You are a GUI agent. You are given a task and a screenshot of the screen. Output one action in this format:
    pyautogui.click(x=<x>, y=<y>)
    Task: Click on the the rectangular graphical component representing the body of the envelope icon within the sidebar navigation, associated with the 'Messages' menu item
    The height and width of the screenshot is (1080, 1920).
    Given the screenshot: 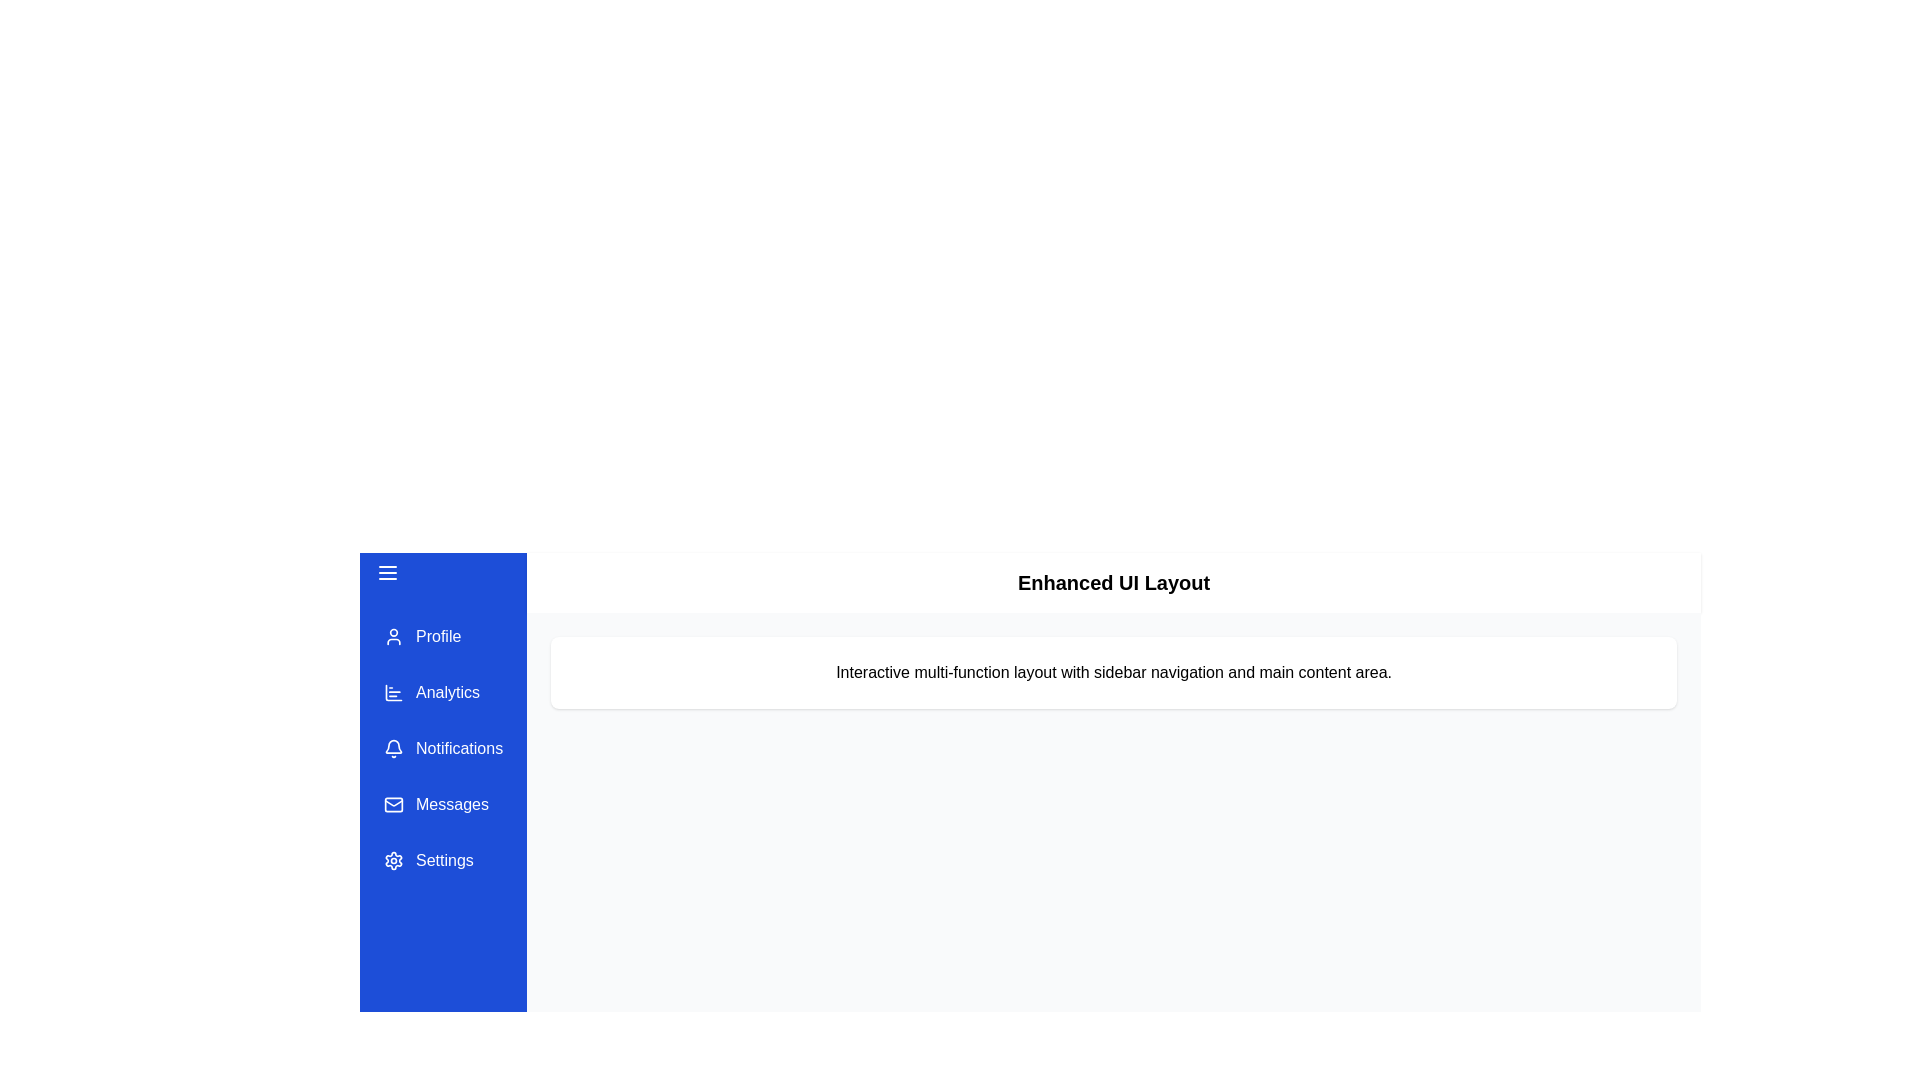 What is the action you would take?
    pyautogui.click(x=393, y=804)
    